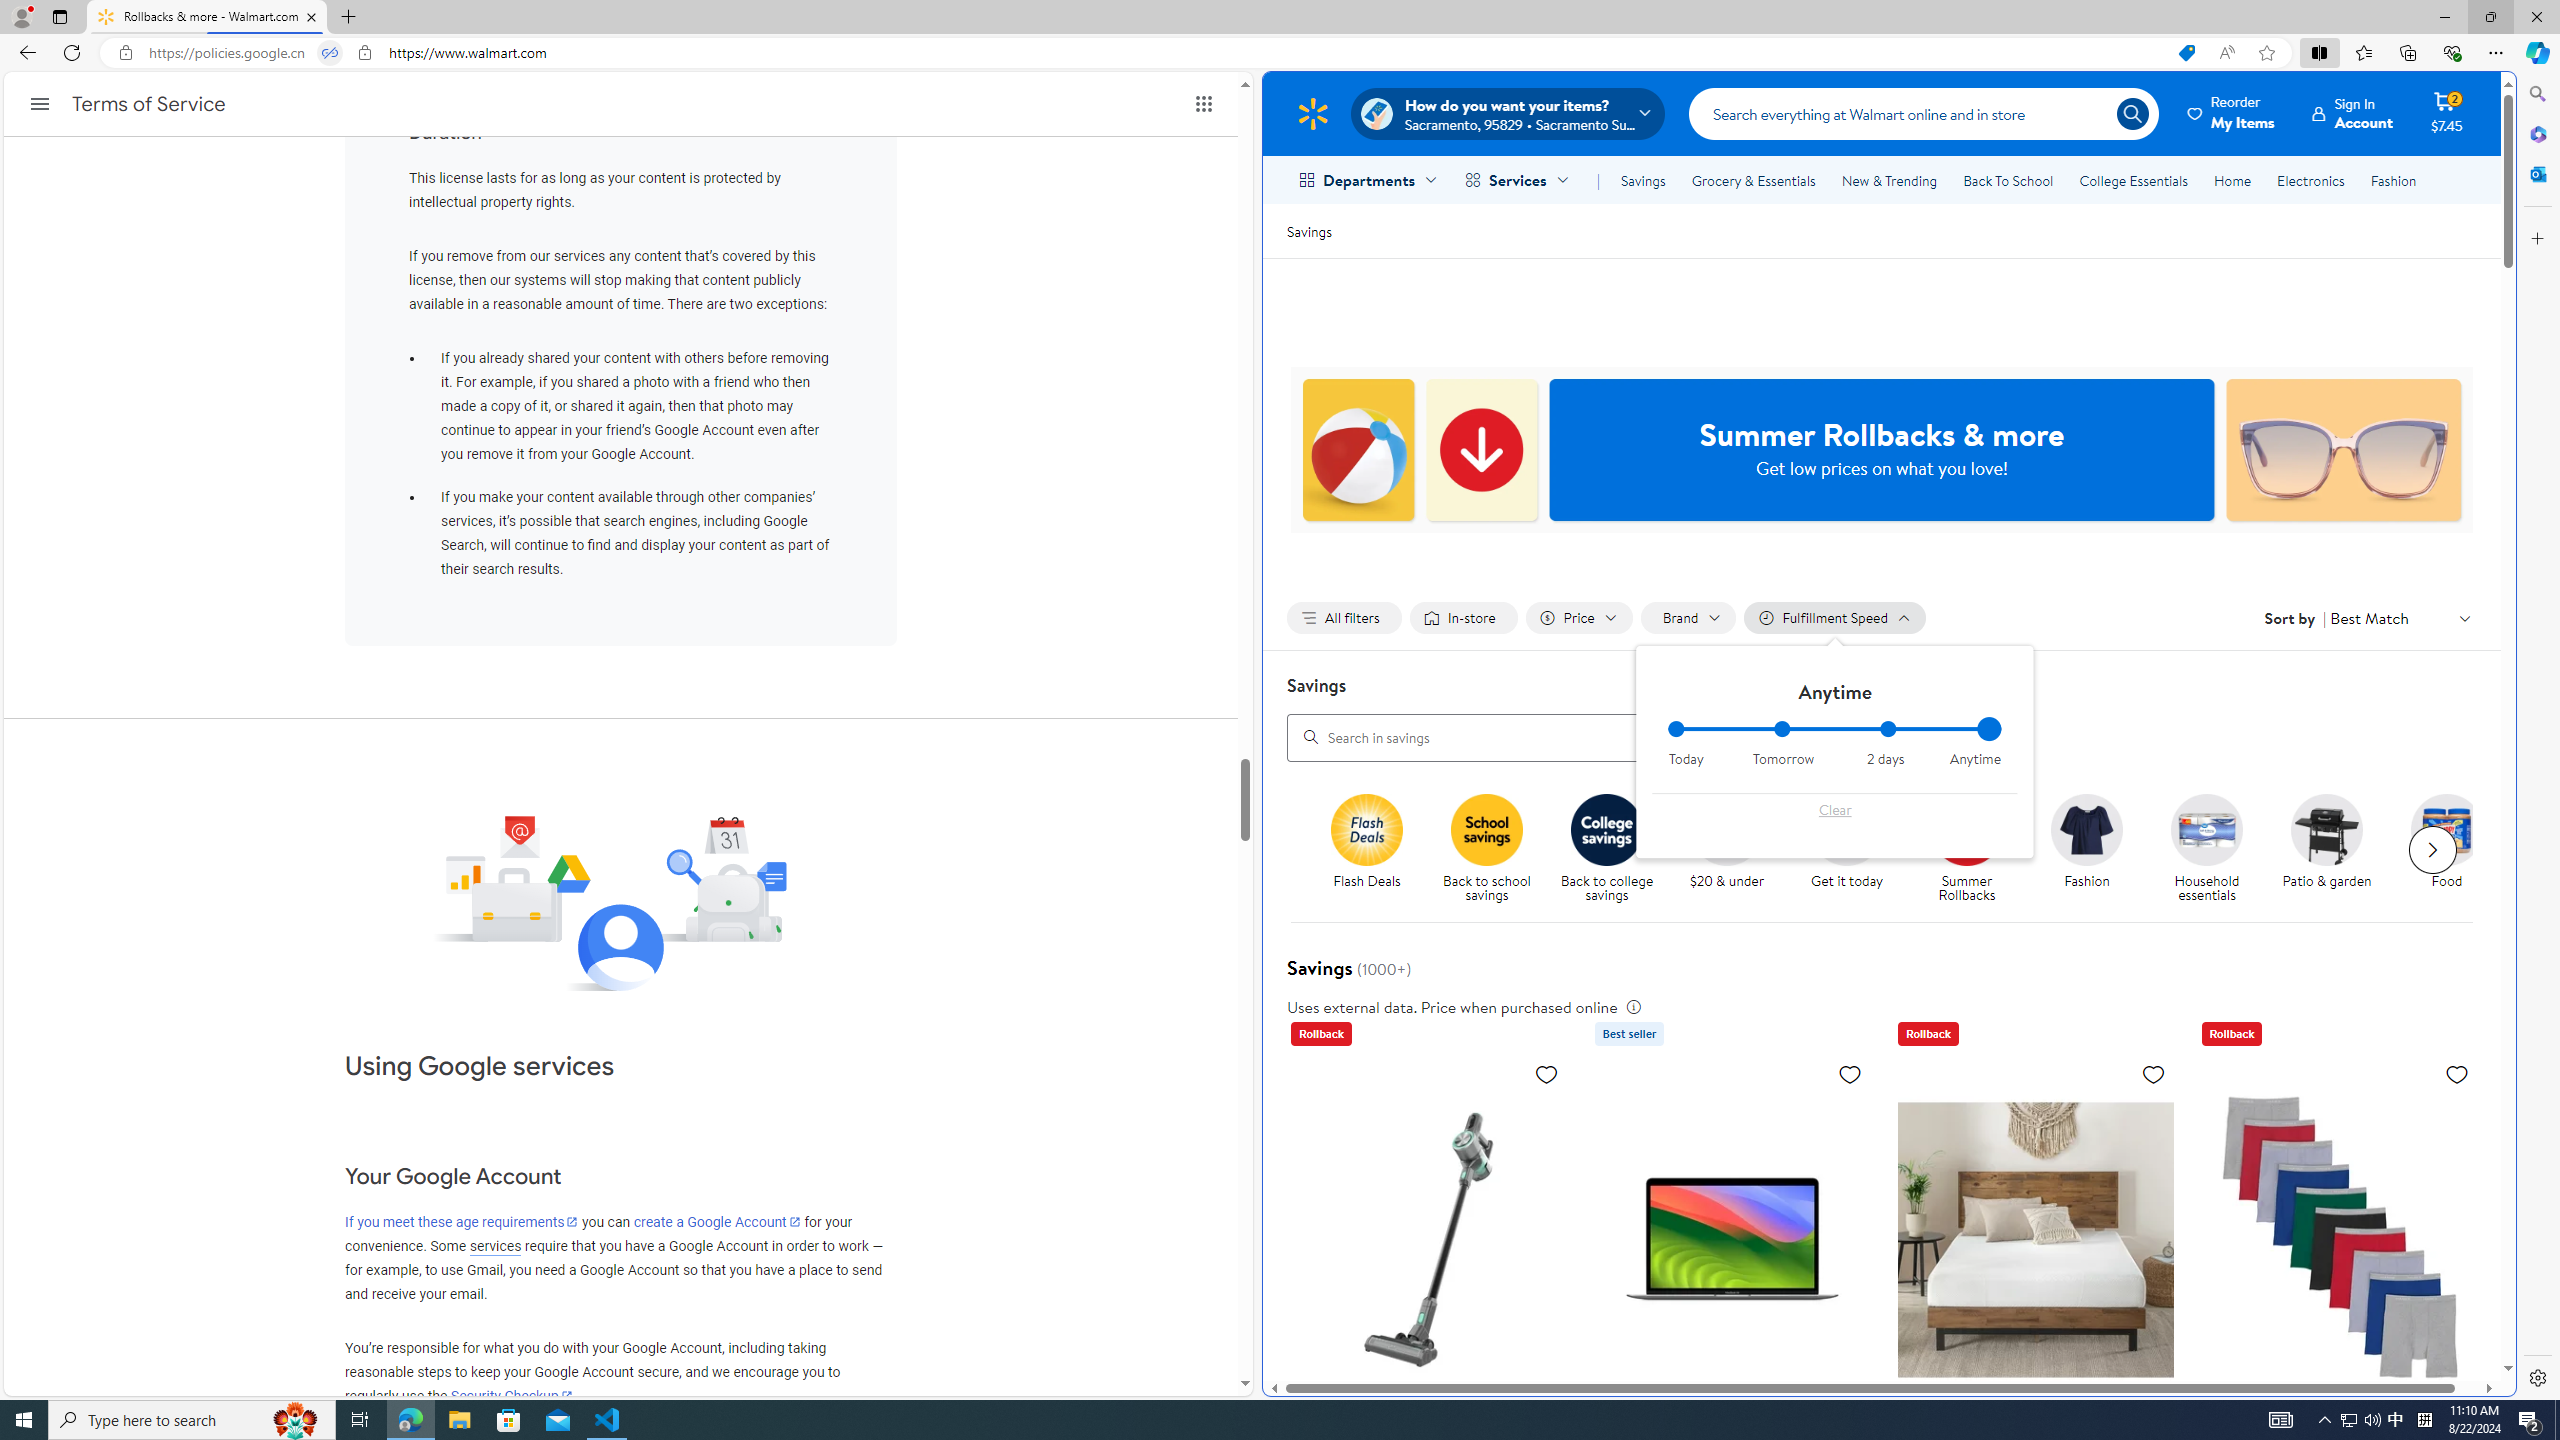 Image resolution: width=2560 pixels, height=1440 pixels. I want to click on '$20 and under $20 & under', so click(1725, 842).